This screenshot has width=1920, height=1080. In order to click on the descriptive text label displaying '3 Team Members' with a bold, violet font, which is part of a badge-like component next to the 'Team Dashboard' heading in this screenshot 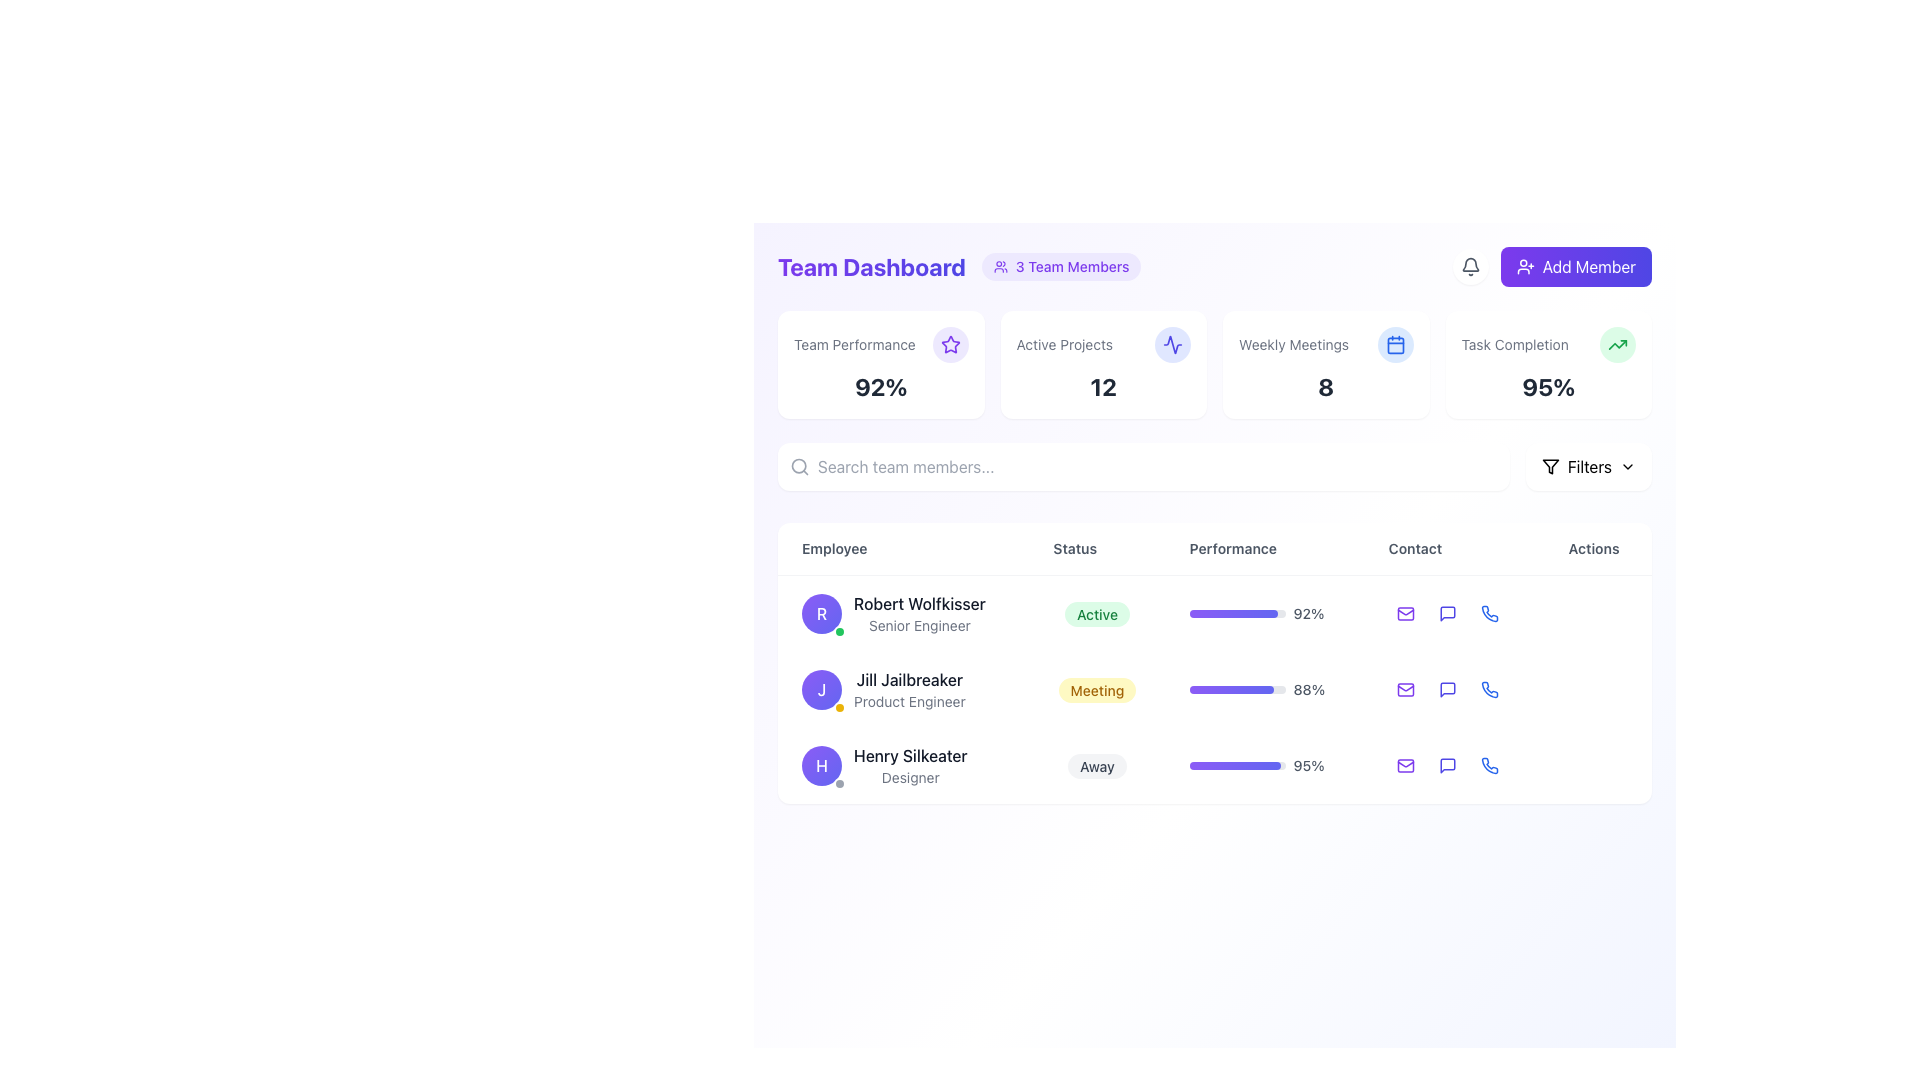, I will do `click(1071, 265)`.